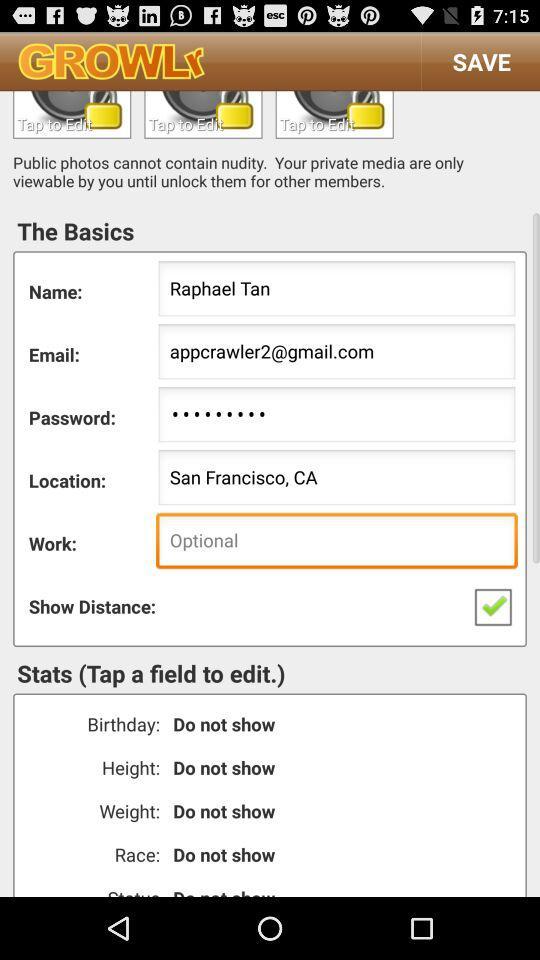 Image resolution: width=540 pixels, height=960 pixels. What do you see at coordinates (336, 543) in the screenshot?
I see `text to profile workplace` at bounding box center [336, 543].